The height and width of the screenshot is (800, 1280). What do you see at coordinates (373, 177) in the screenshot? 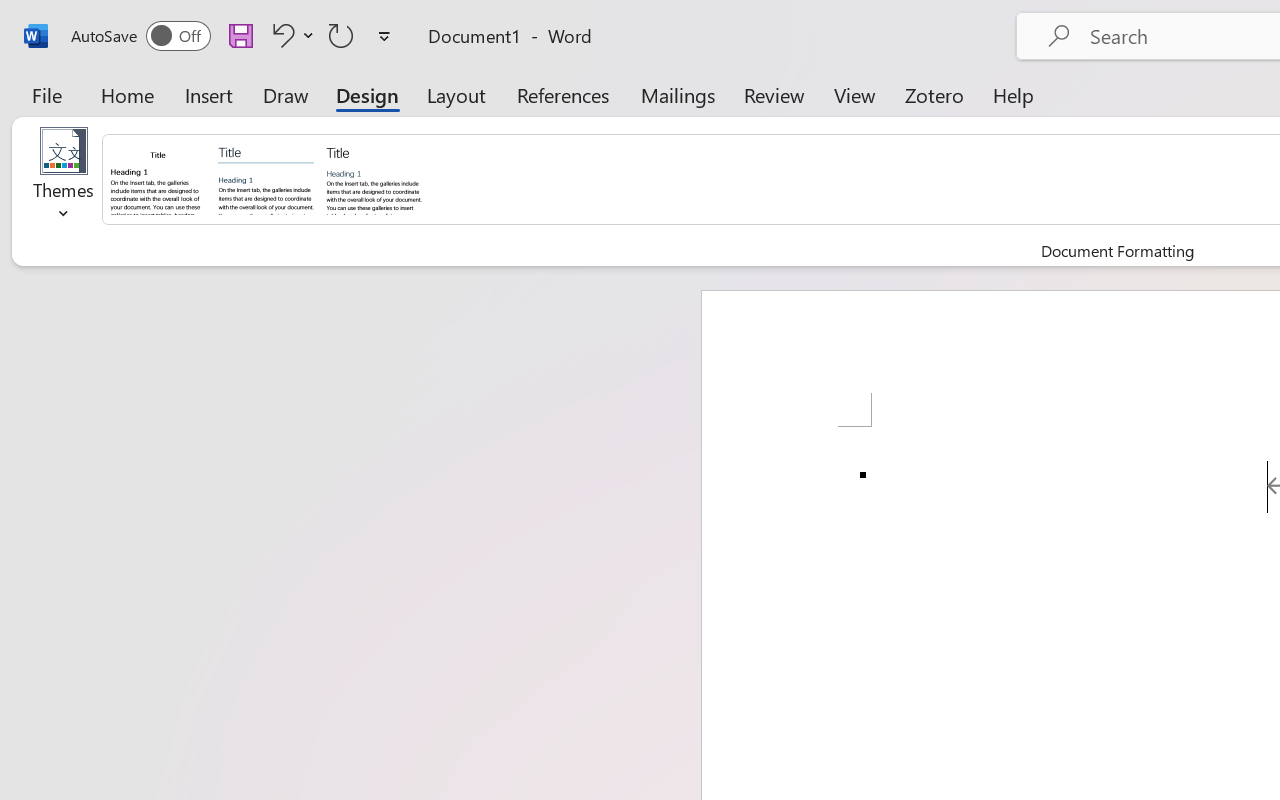
I see `'Word 2013'` at bounding box center [373, 177].